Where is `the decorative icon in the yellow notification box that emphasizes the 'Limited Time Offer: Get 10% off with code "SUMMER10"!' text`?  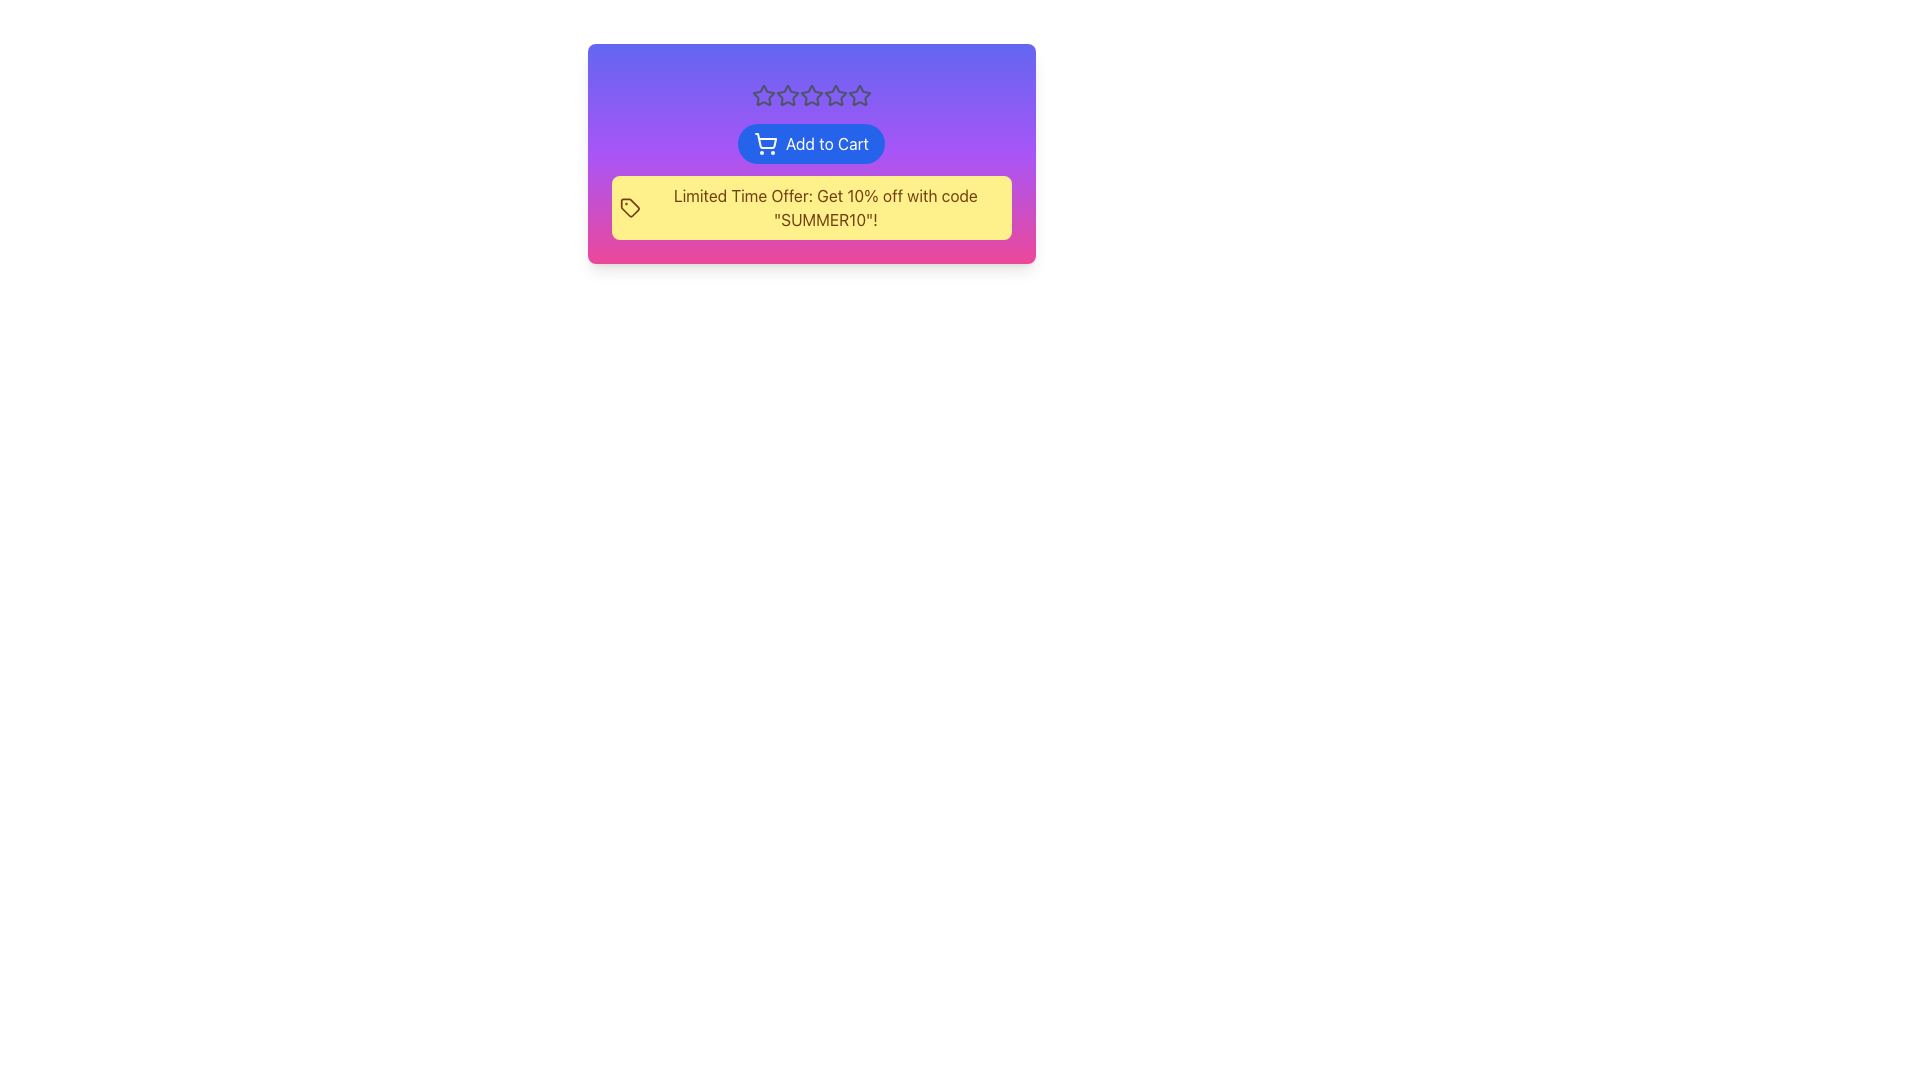 the decorative icon in the yellow notification box that emphasizes the 'Limited Time Offer: Get 10% off with code "SUMMER10"!' text is located at coordinates (628, 208).